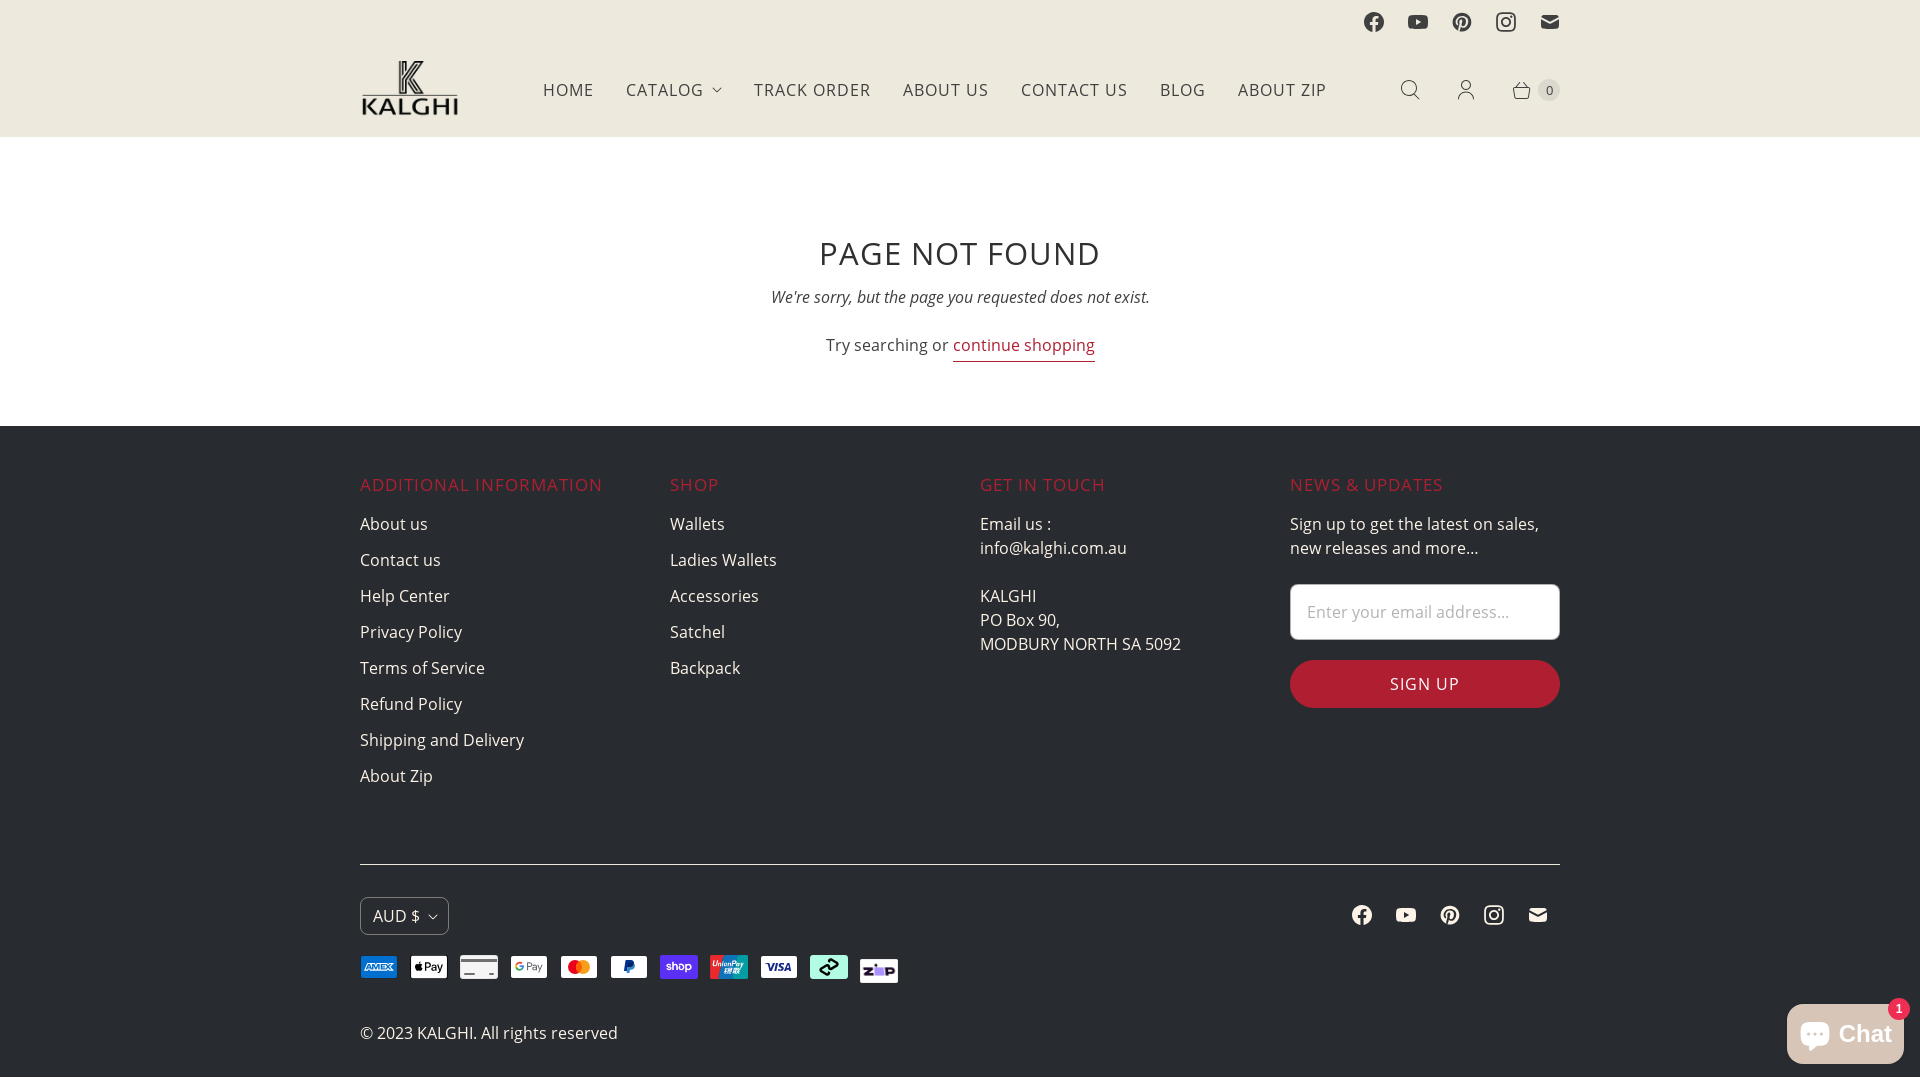 This screenshot has height=1080, width=1920. What do you see at coordinates (1221, 88) in the screenshot?
I see `'ABOUT ZIP'` at bounding box center [1221, 88].